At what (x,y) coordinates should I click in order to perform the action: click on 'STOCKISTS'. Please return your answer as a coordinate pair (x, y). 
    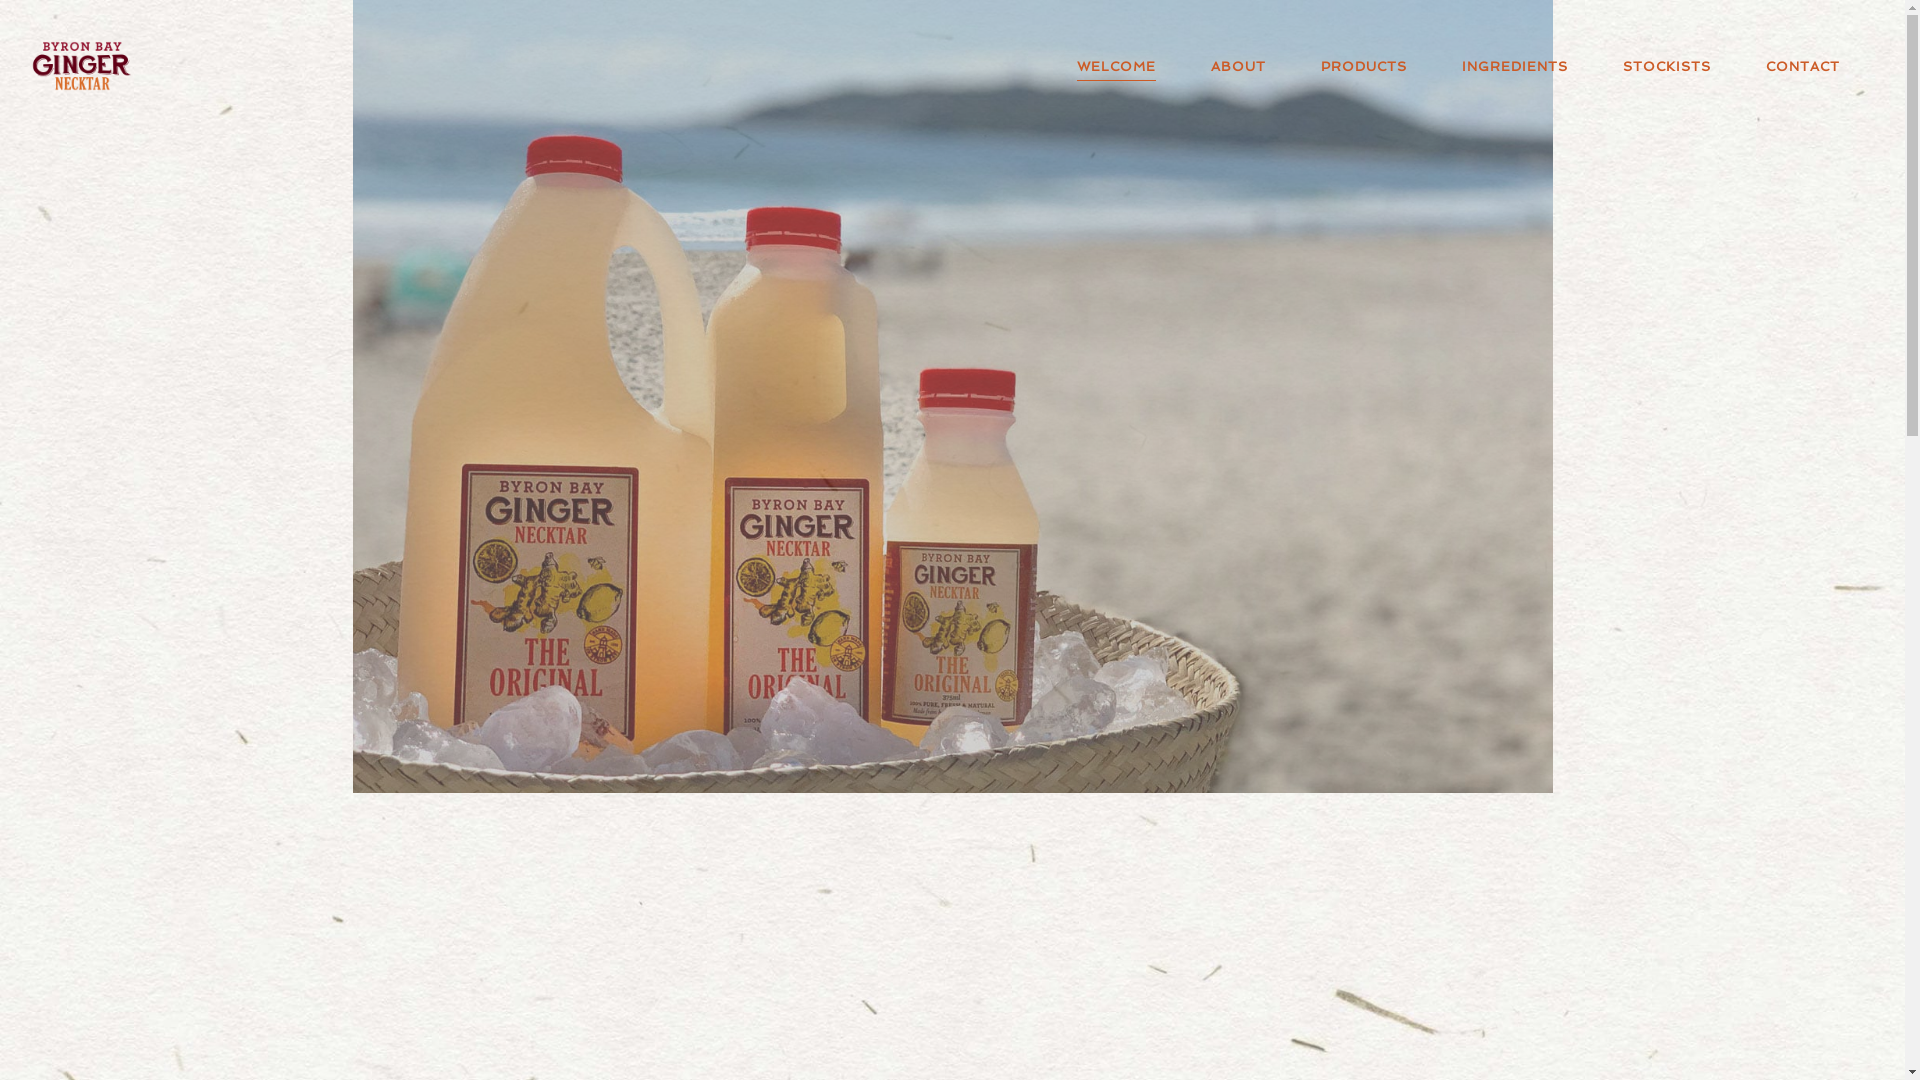
    Looking at the image, I should click on (1663, 64).